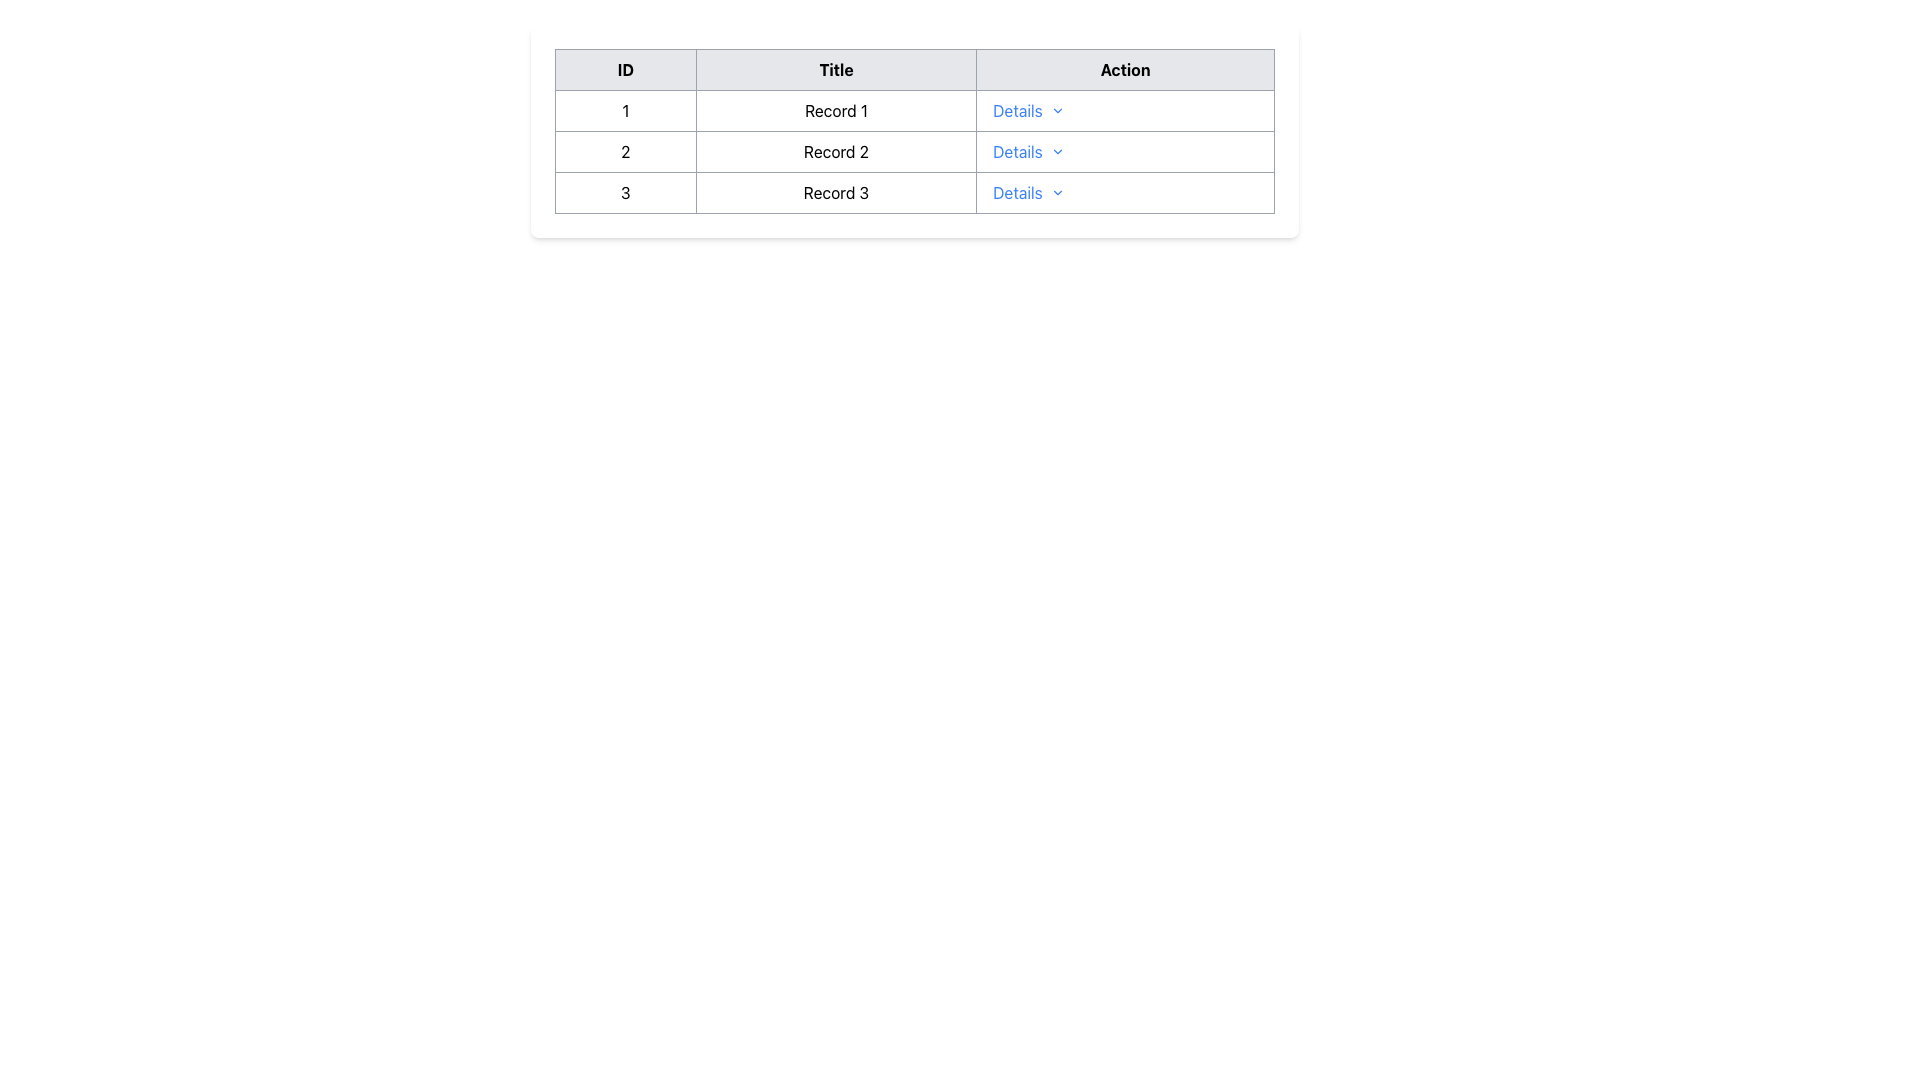 The image size is (1920, 1080). I want to click on the second cell in the first row of the table, which serves as the title field for the record and displays static text under the 'Title' column, so click(836, 111).